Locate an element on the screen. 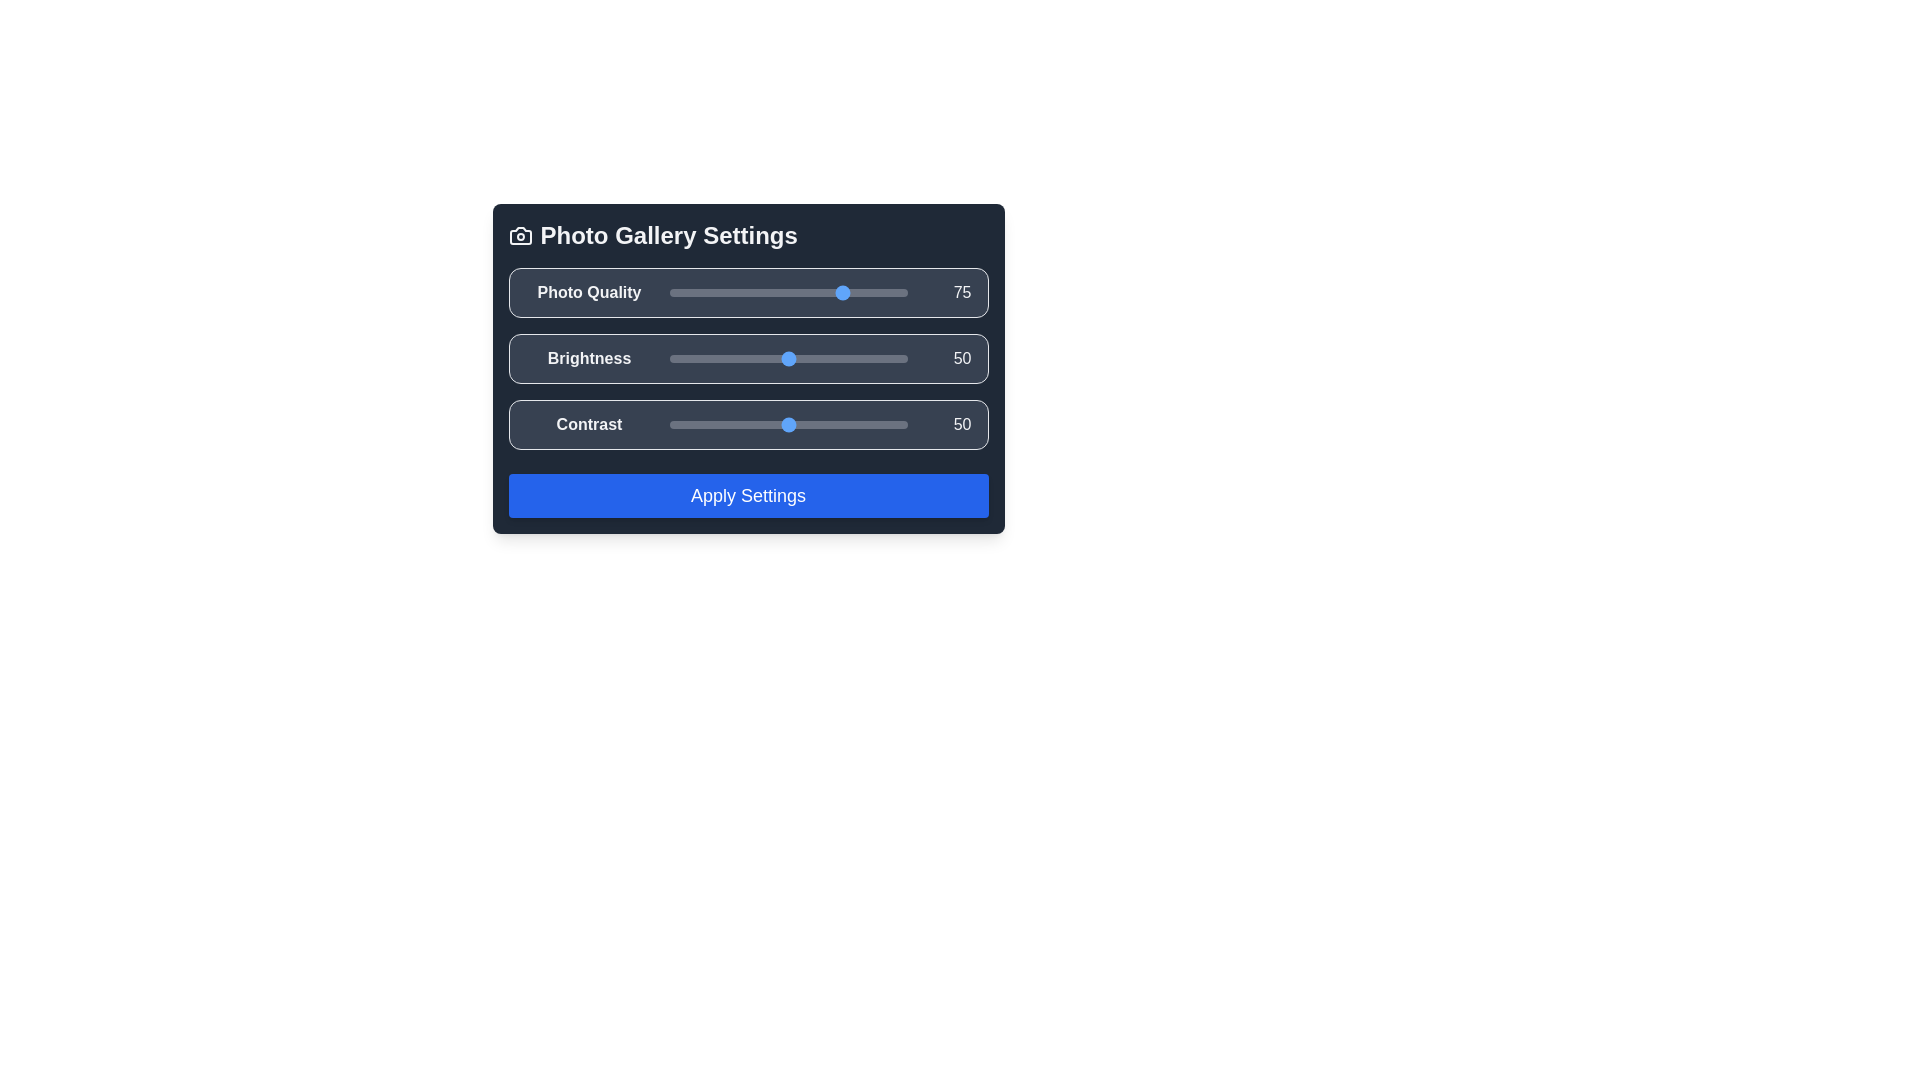 Image resolution: width=1920 pixels, height=1080 pixels. the contrast level is located at coordinates (698, 423).